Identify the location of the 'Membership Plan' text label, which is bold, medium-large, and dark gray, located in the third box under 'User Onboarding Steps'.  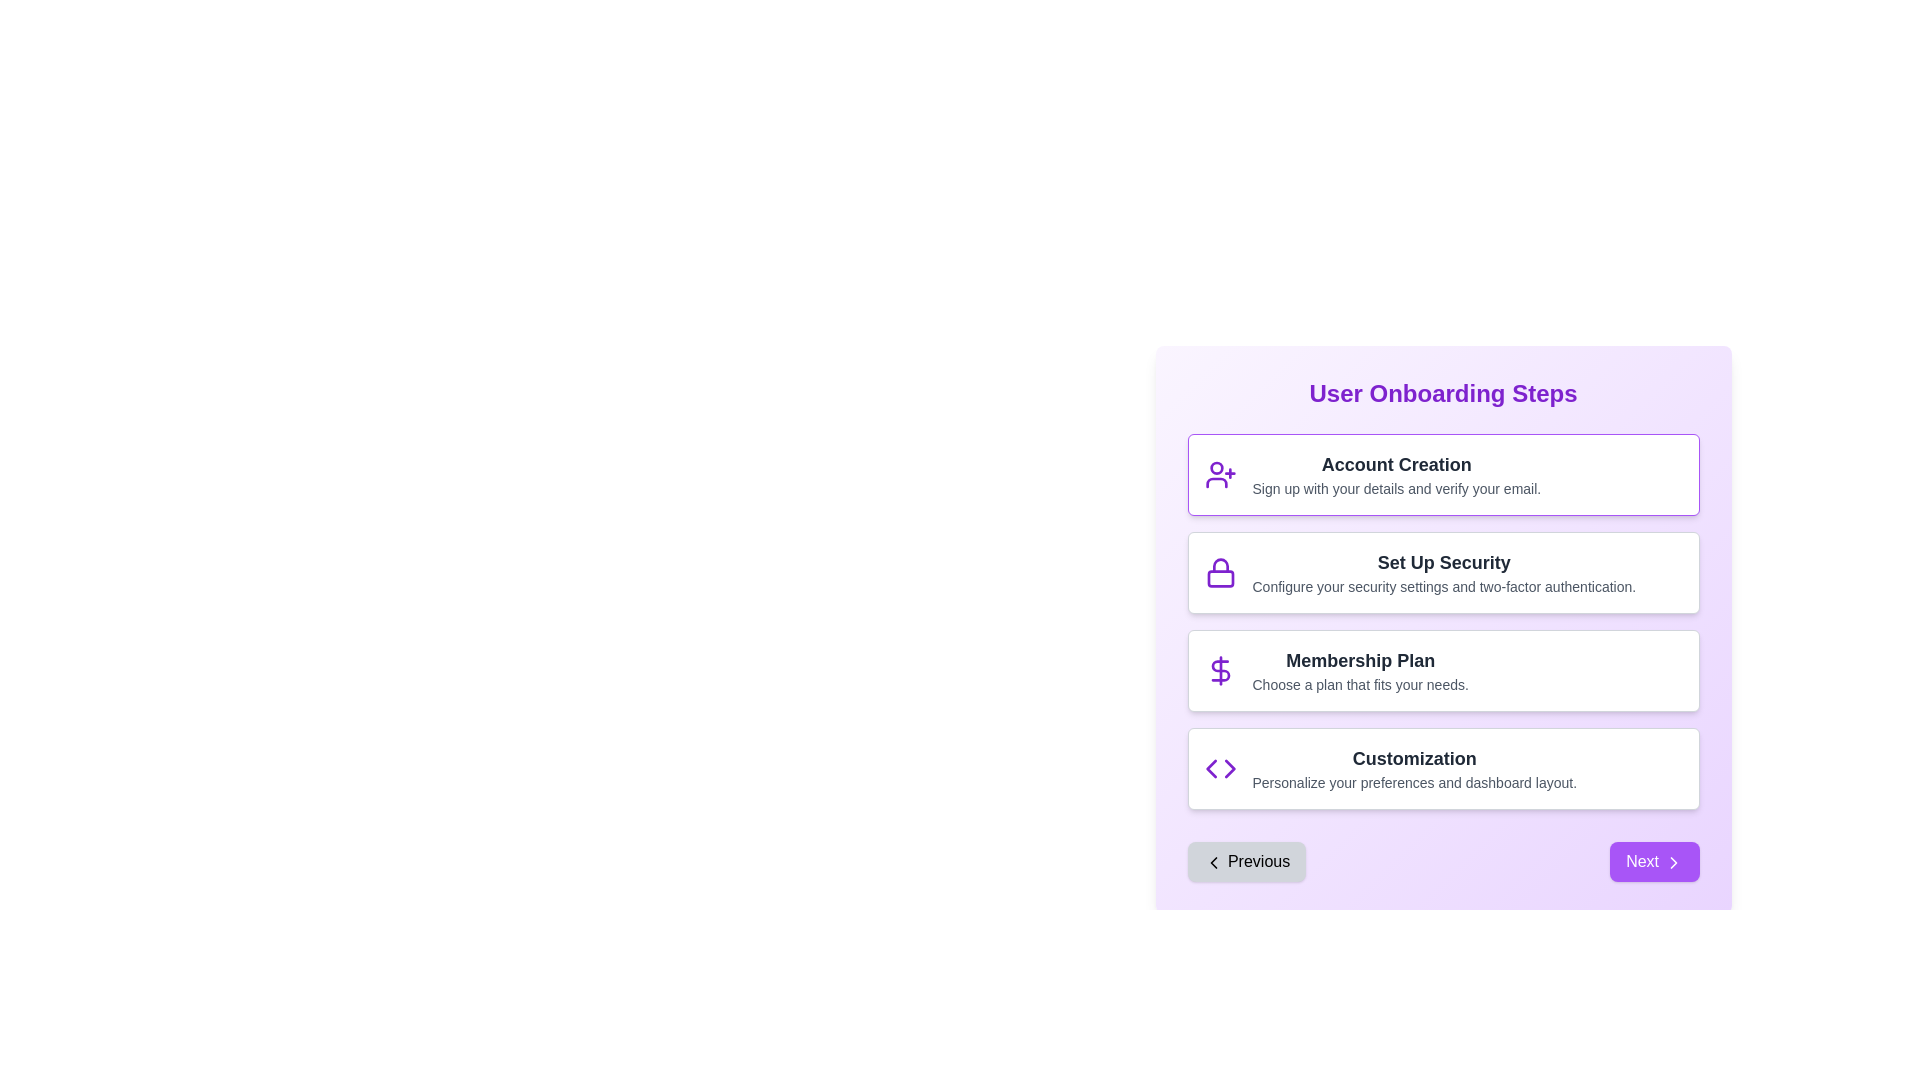
(1360, 660).